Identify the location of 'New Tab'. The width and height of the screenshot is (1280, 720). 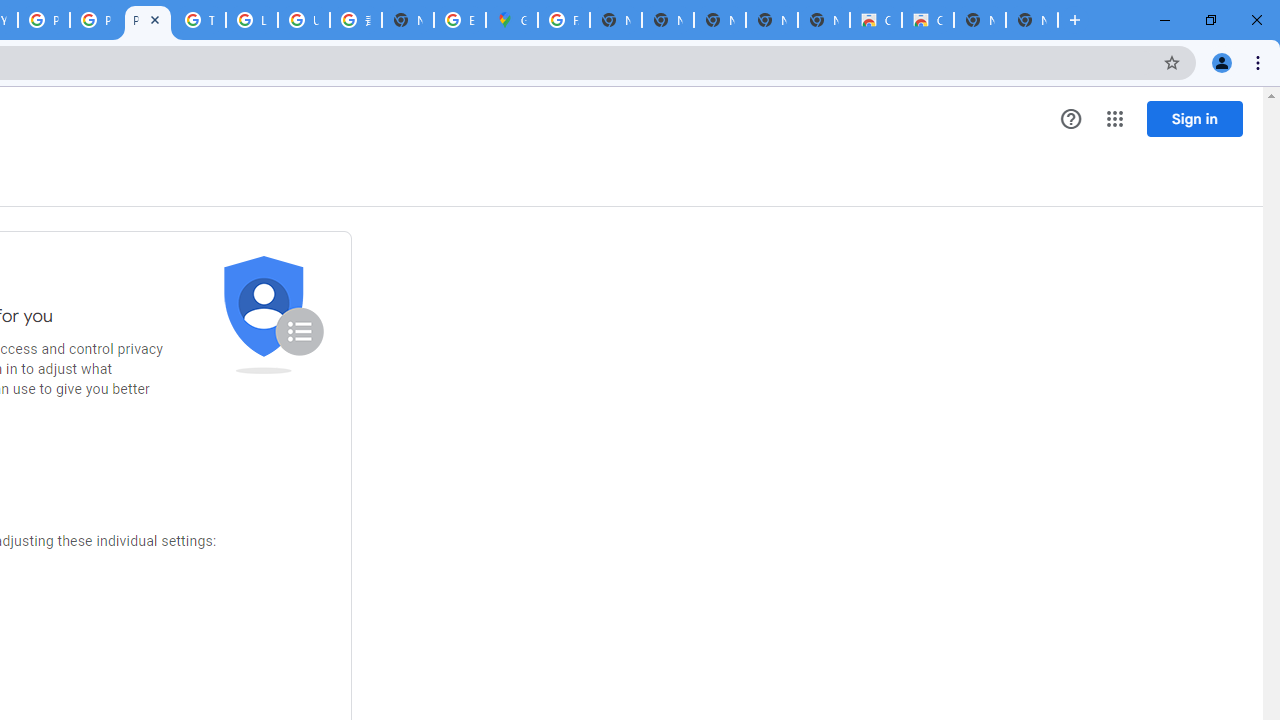
(1032, 20).